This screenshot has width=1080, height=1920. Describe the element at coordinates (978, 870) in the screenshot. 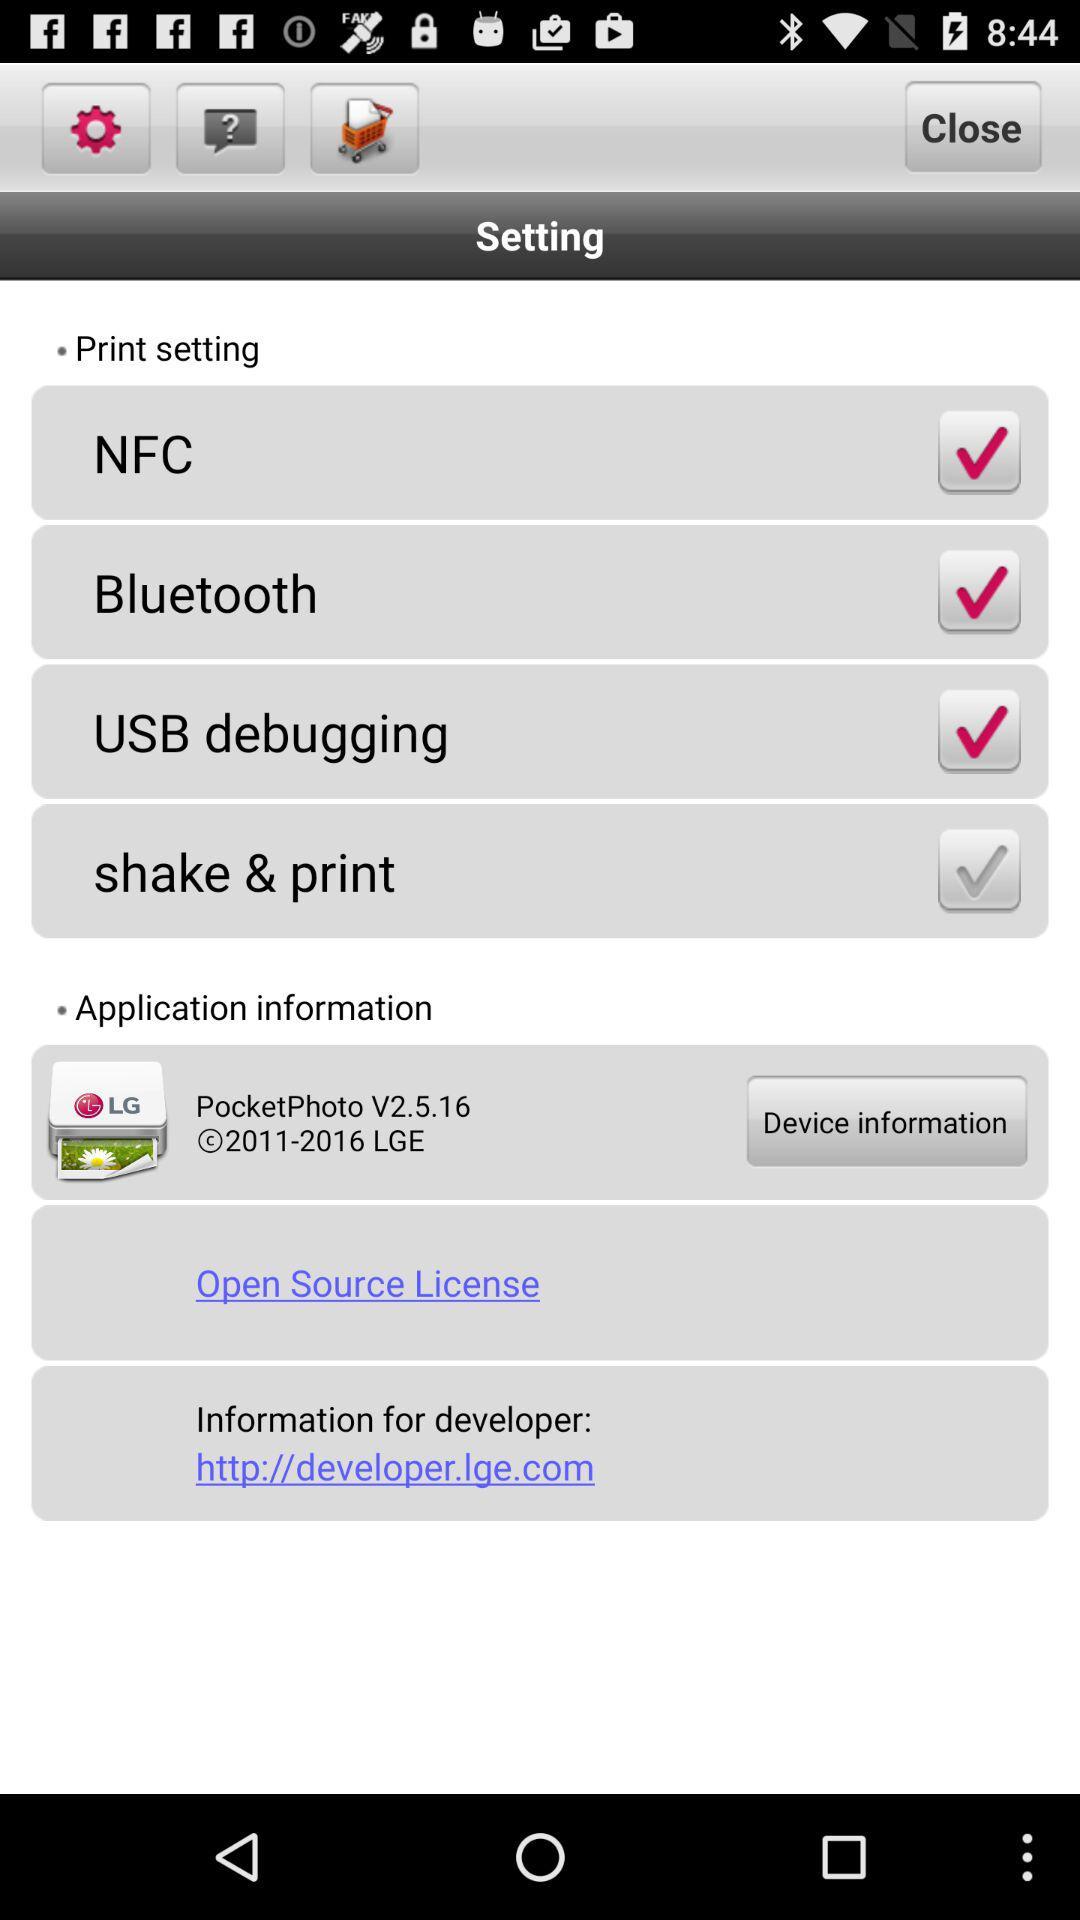

I see `the icon next to the shake & print app` at that location.